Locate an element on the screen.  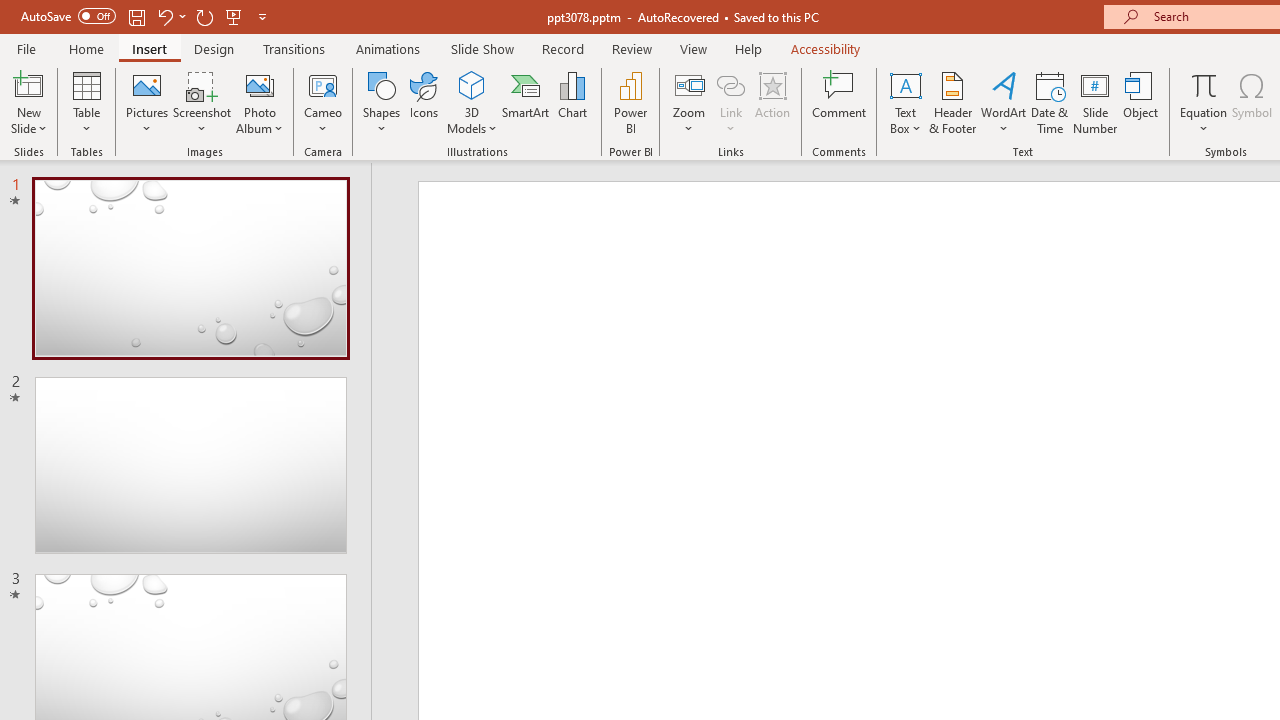
'SmartArt...' is located at coordinates (526, 103).